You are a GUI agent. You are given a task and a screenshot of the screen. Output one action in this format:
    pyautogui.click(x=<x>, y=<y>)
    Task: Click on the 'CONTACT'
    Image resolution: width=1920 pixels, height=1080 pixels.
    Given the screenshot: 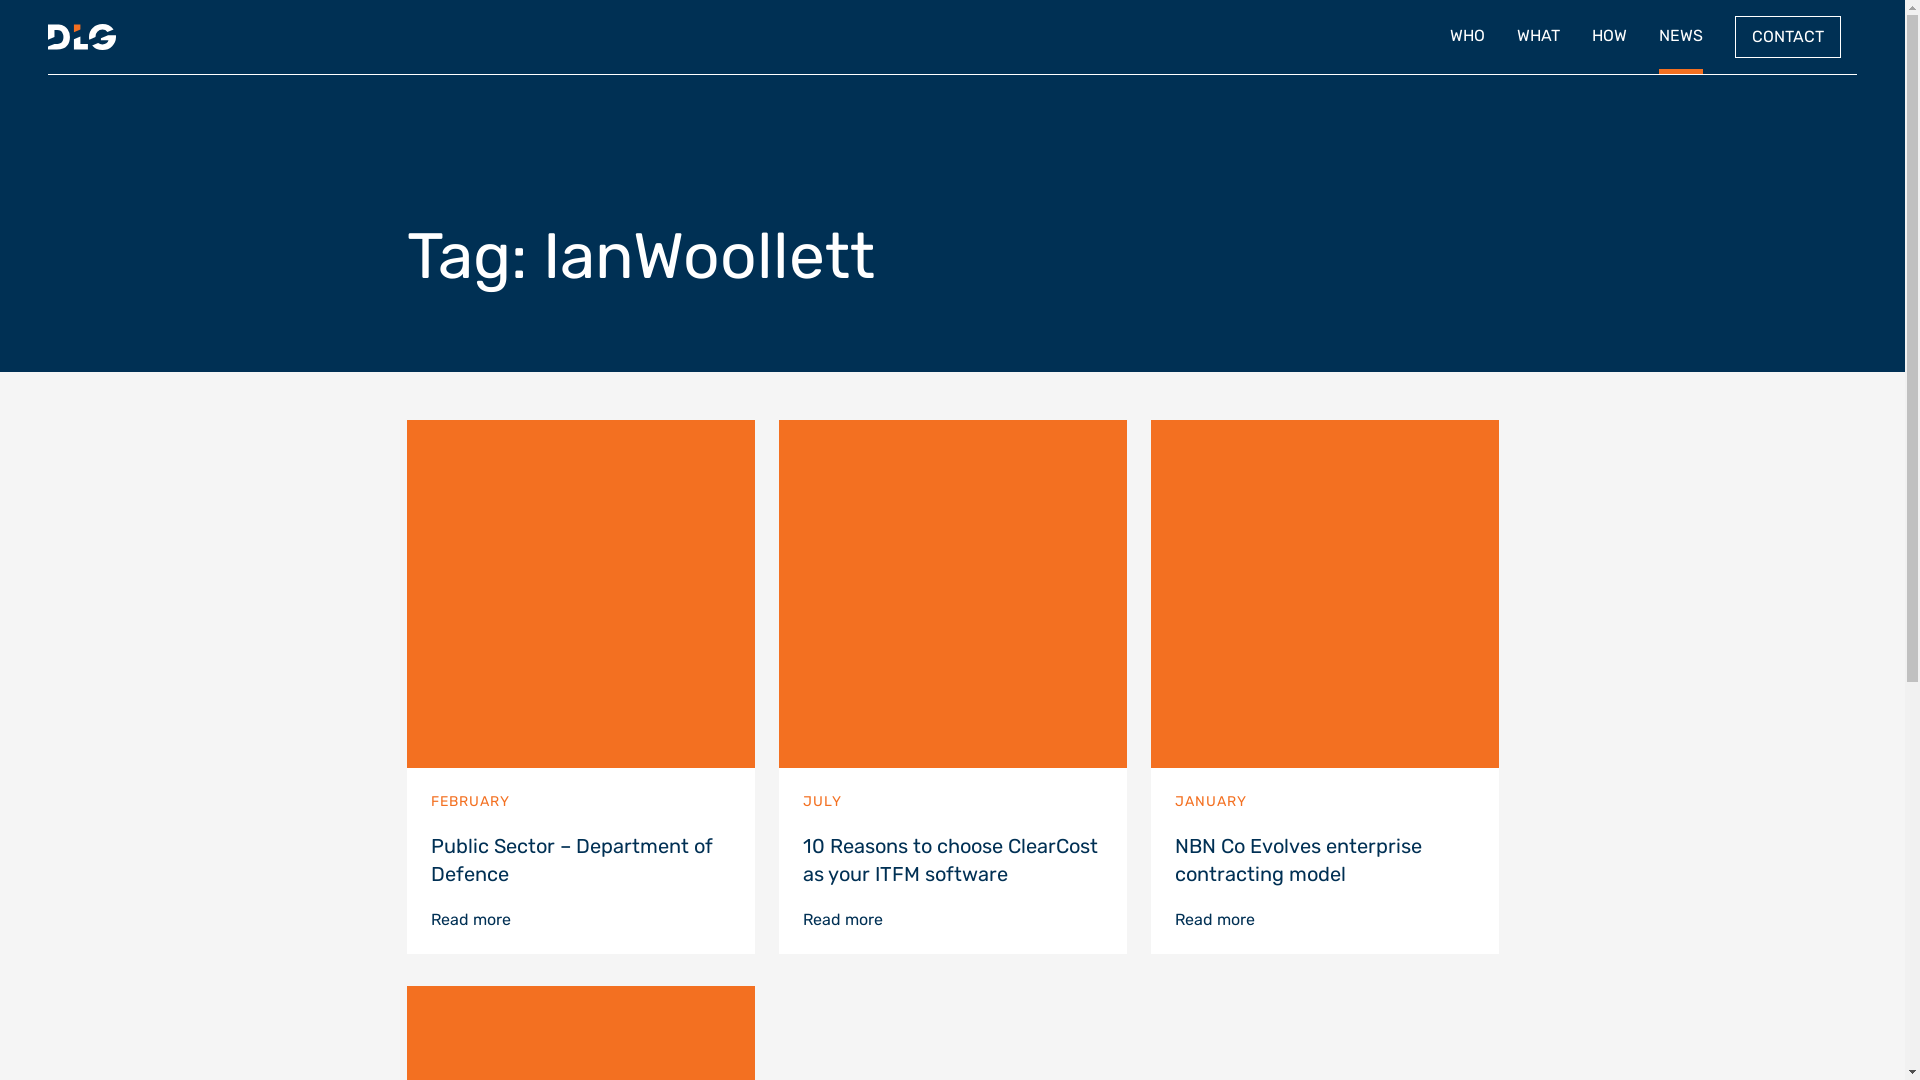 What is the action you would take?
    pyautogui.click(x=1788, y=37)
    